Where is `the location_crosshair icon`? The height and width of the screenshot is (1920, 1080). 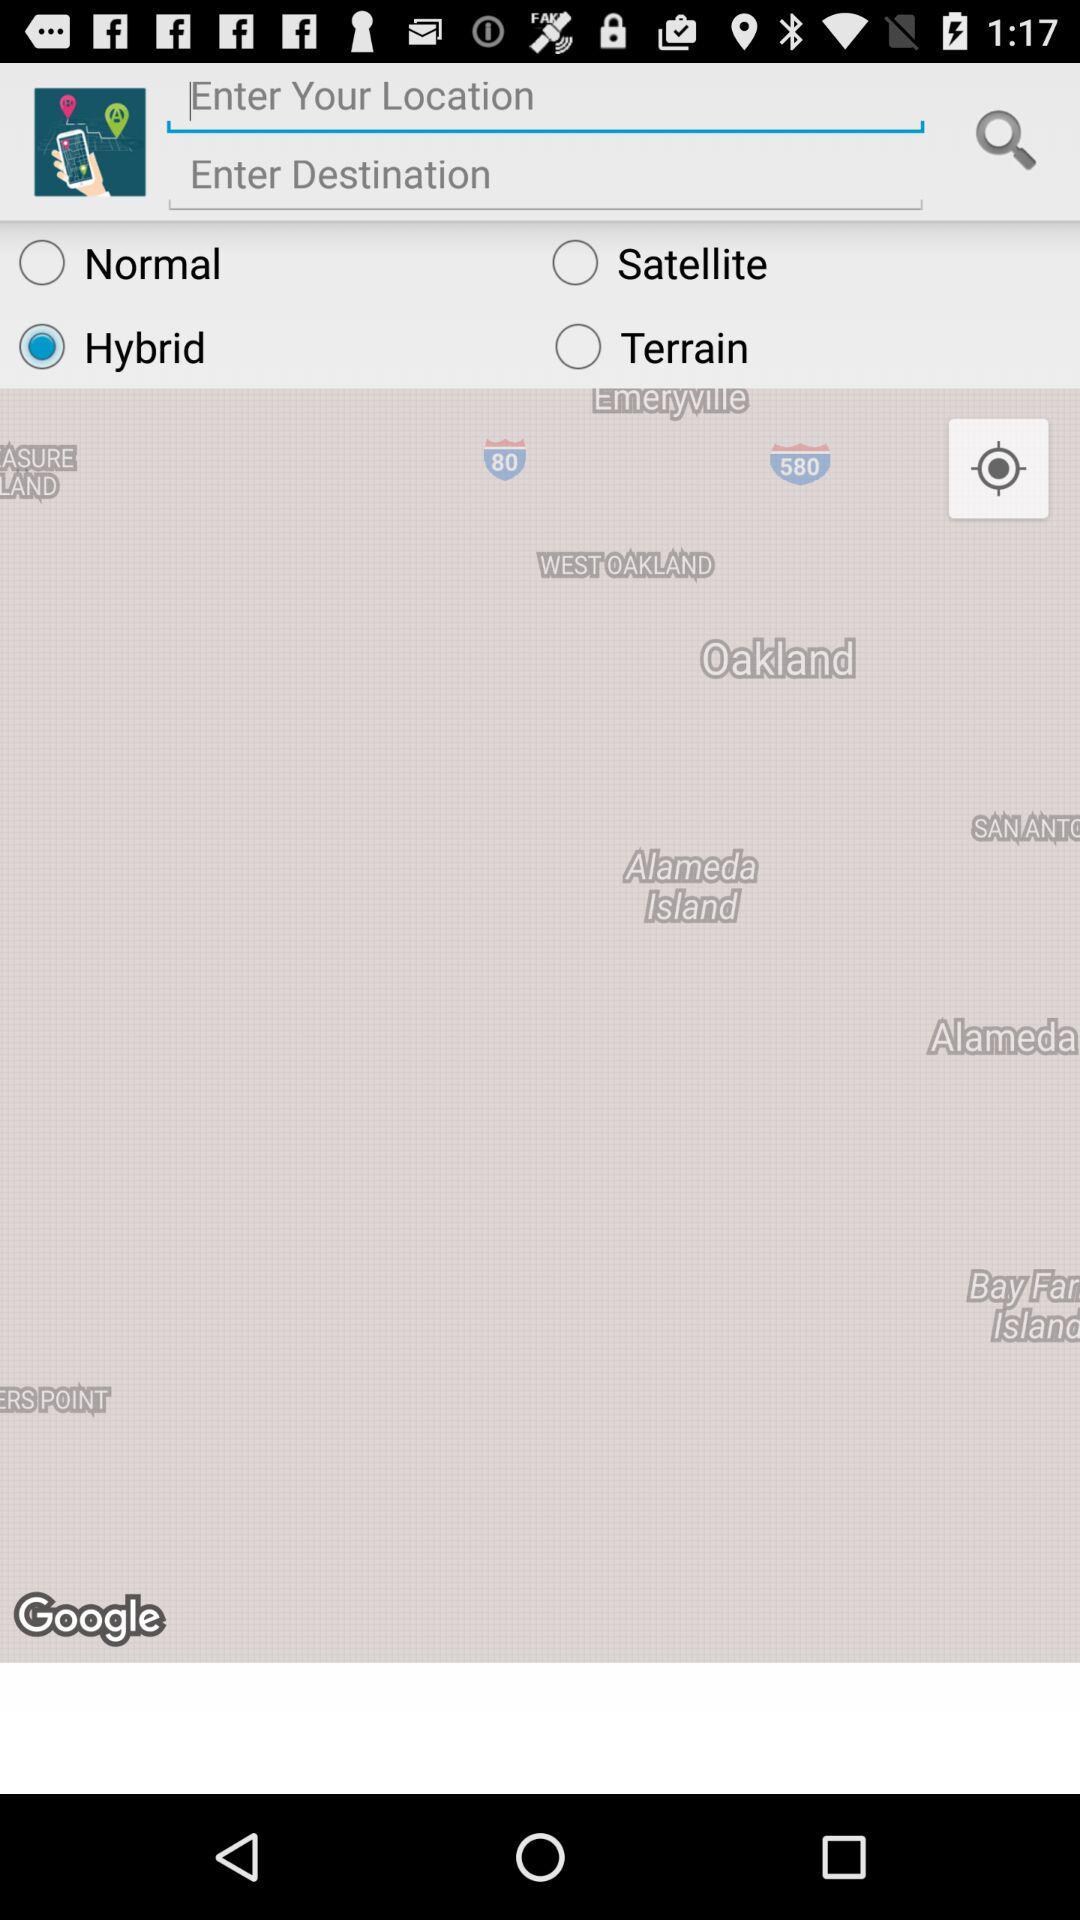 the location_crosshair icon is located at coordinates (998, 502).